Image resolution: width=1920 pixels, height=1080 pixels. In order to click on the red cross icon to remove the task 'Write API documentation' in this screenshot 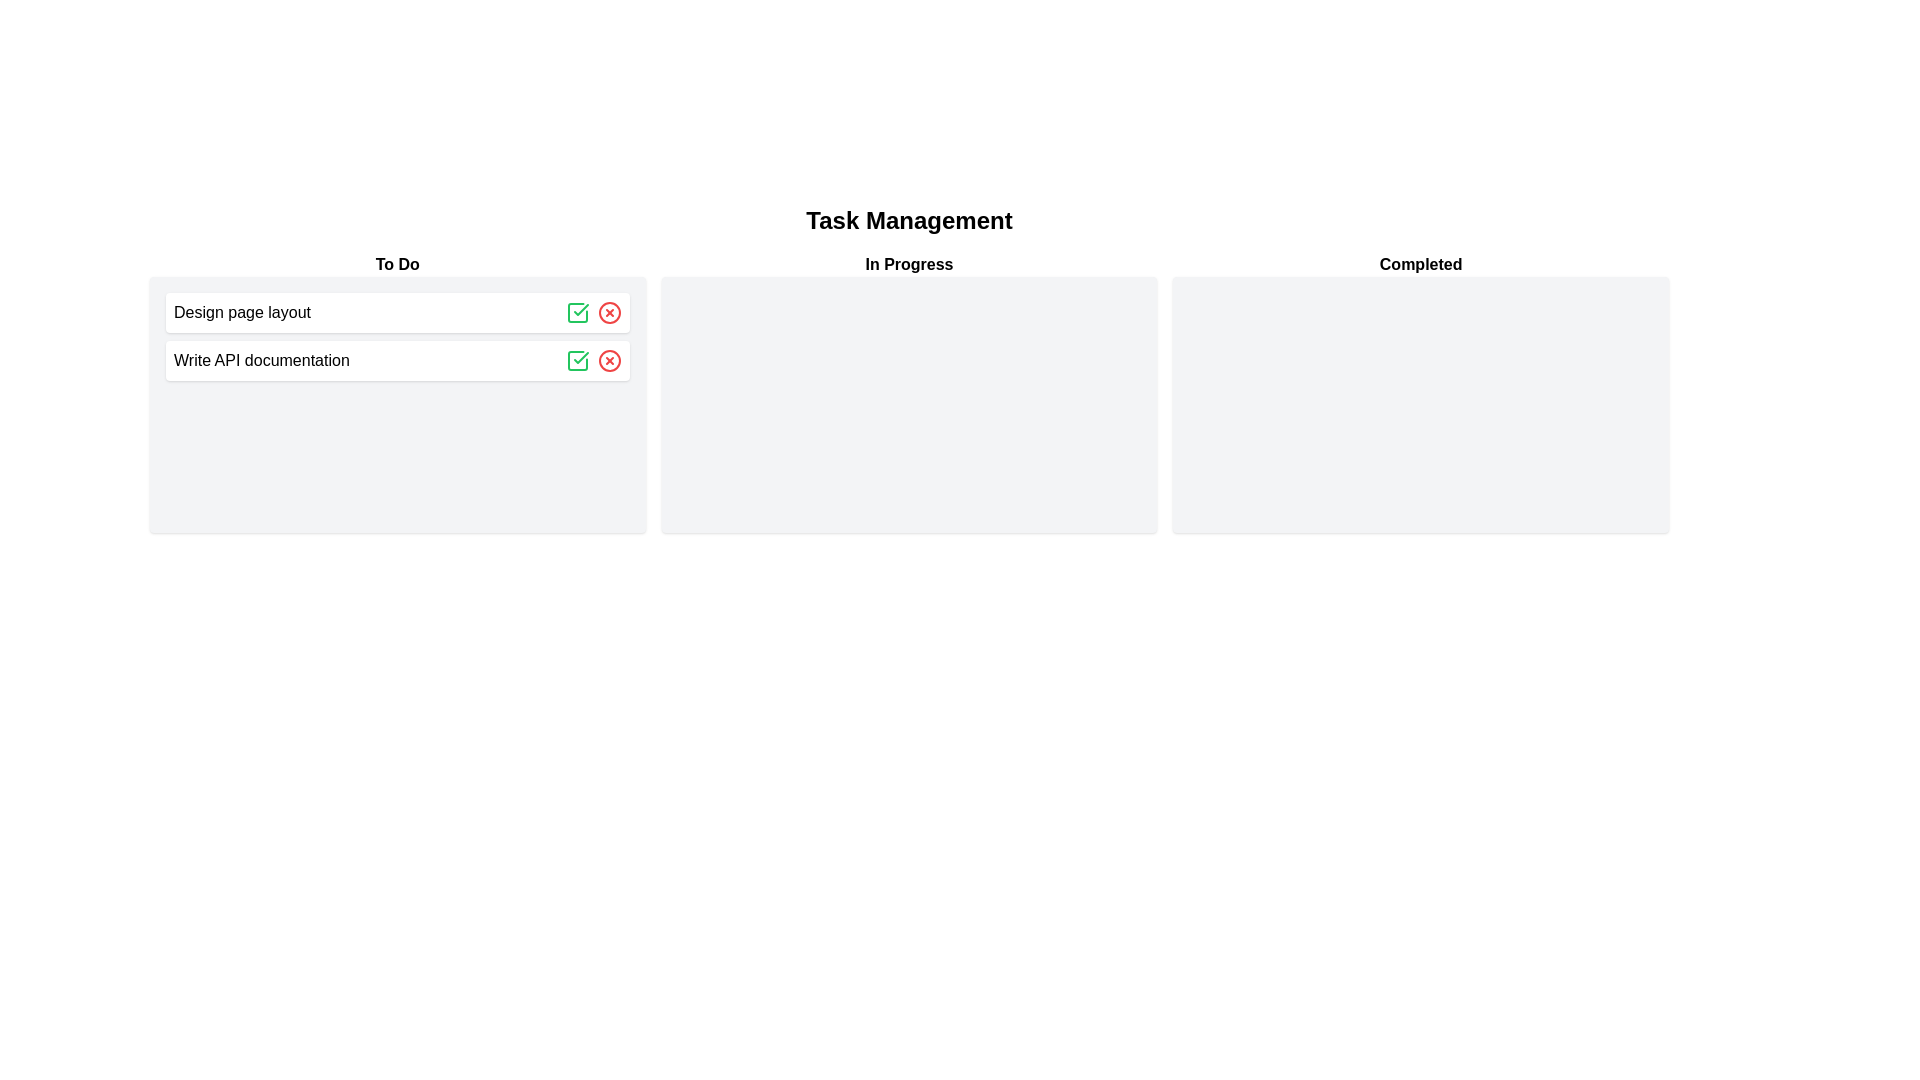, I will do `click(608, 361)`.